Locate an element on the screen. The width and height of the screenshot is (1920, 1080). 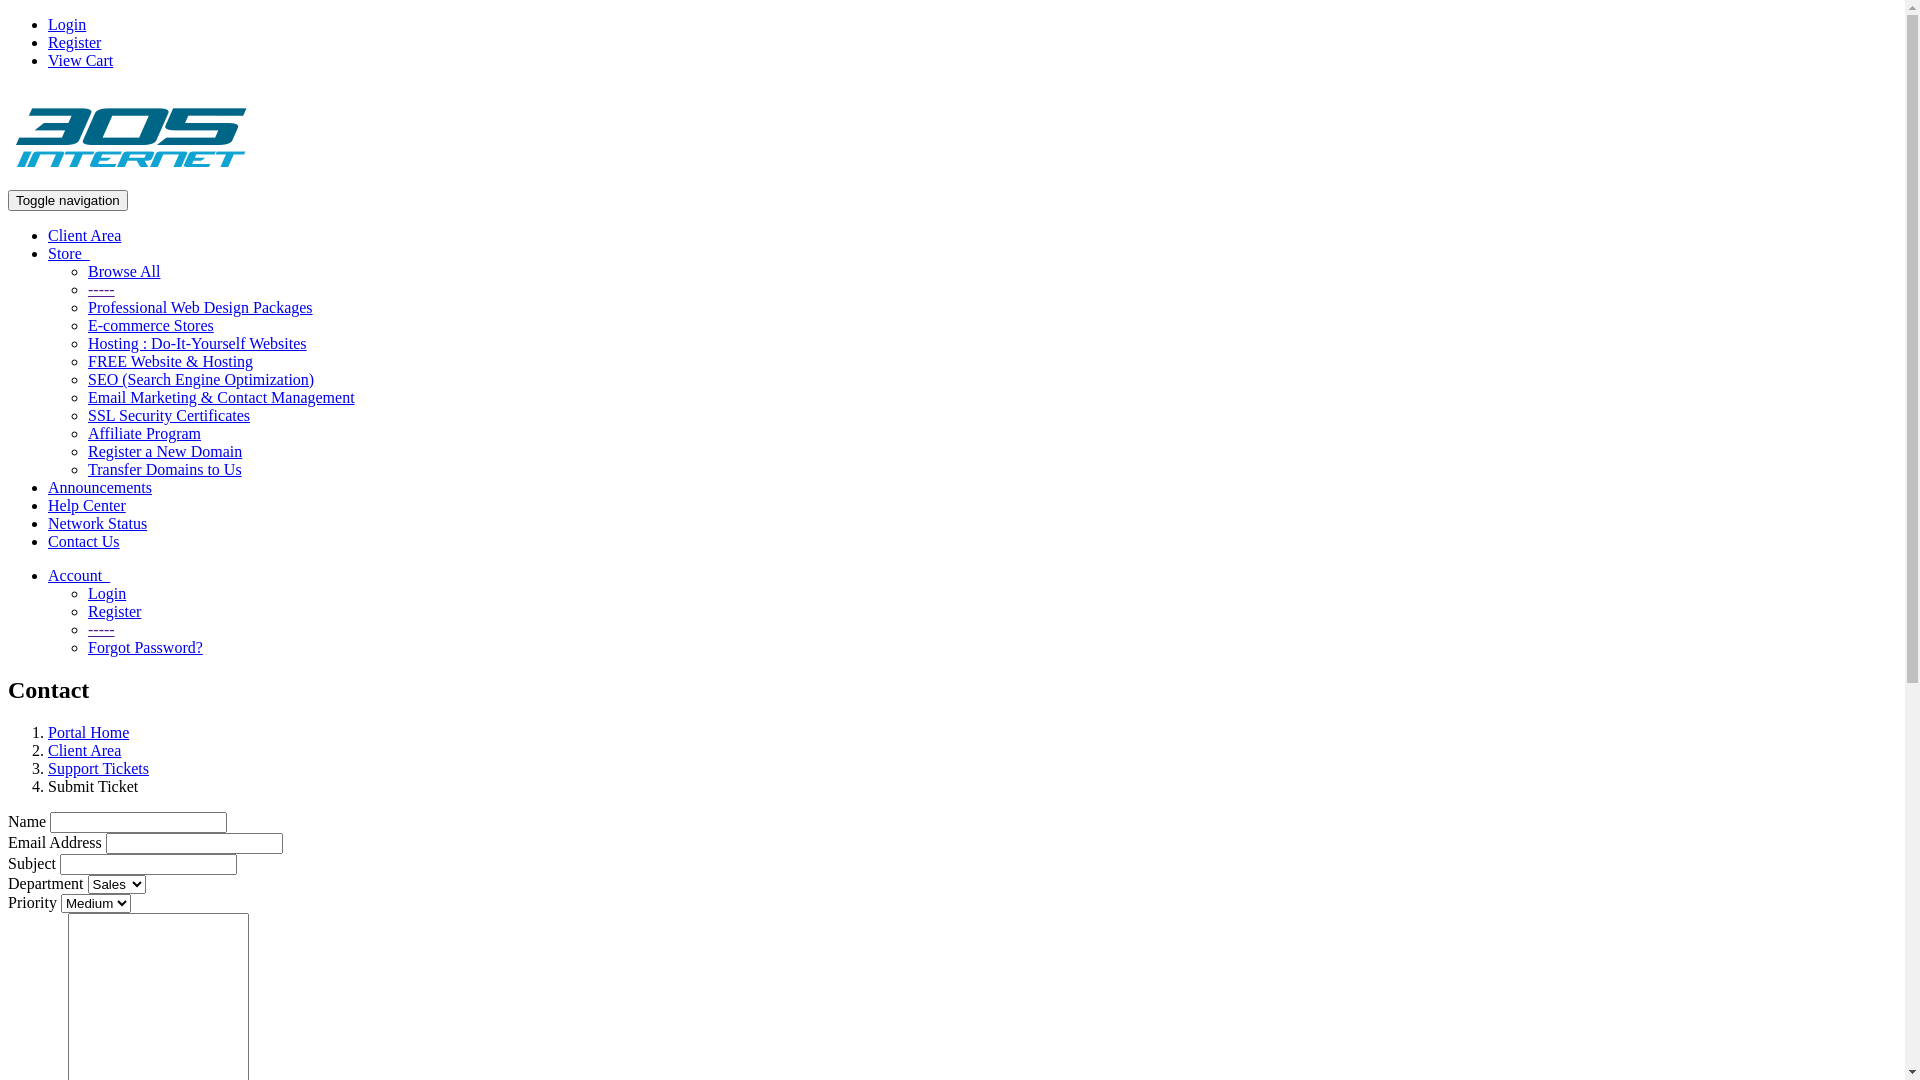
'-----' is located at coordinates (100, 289).